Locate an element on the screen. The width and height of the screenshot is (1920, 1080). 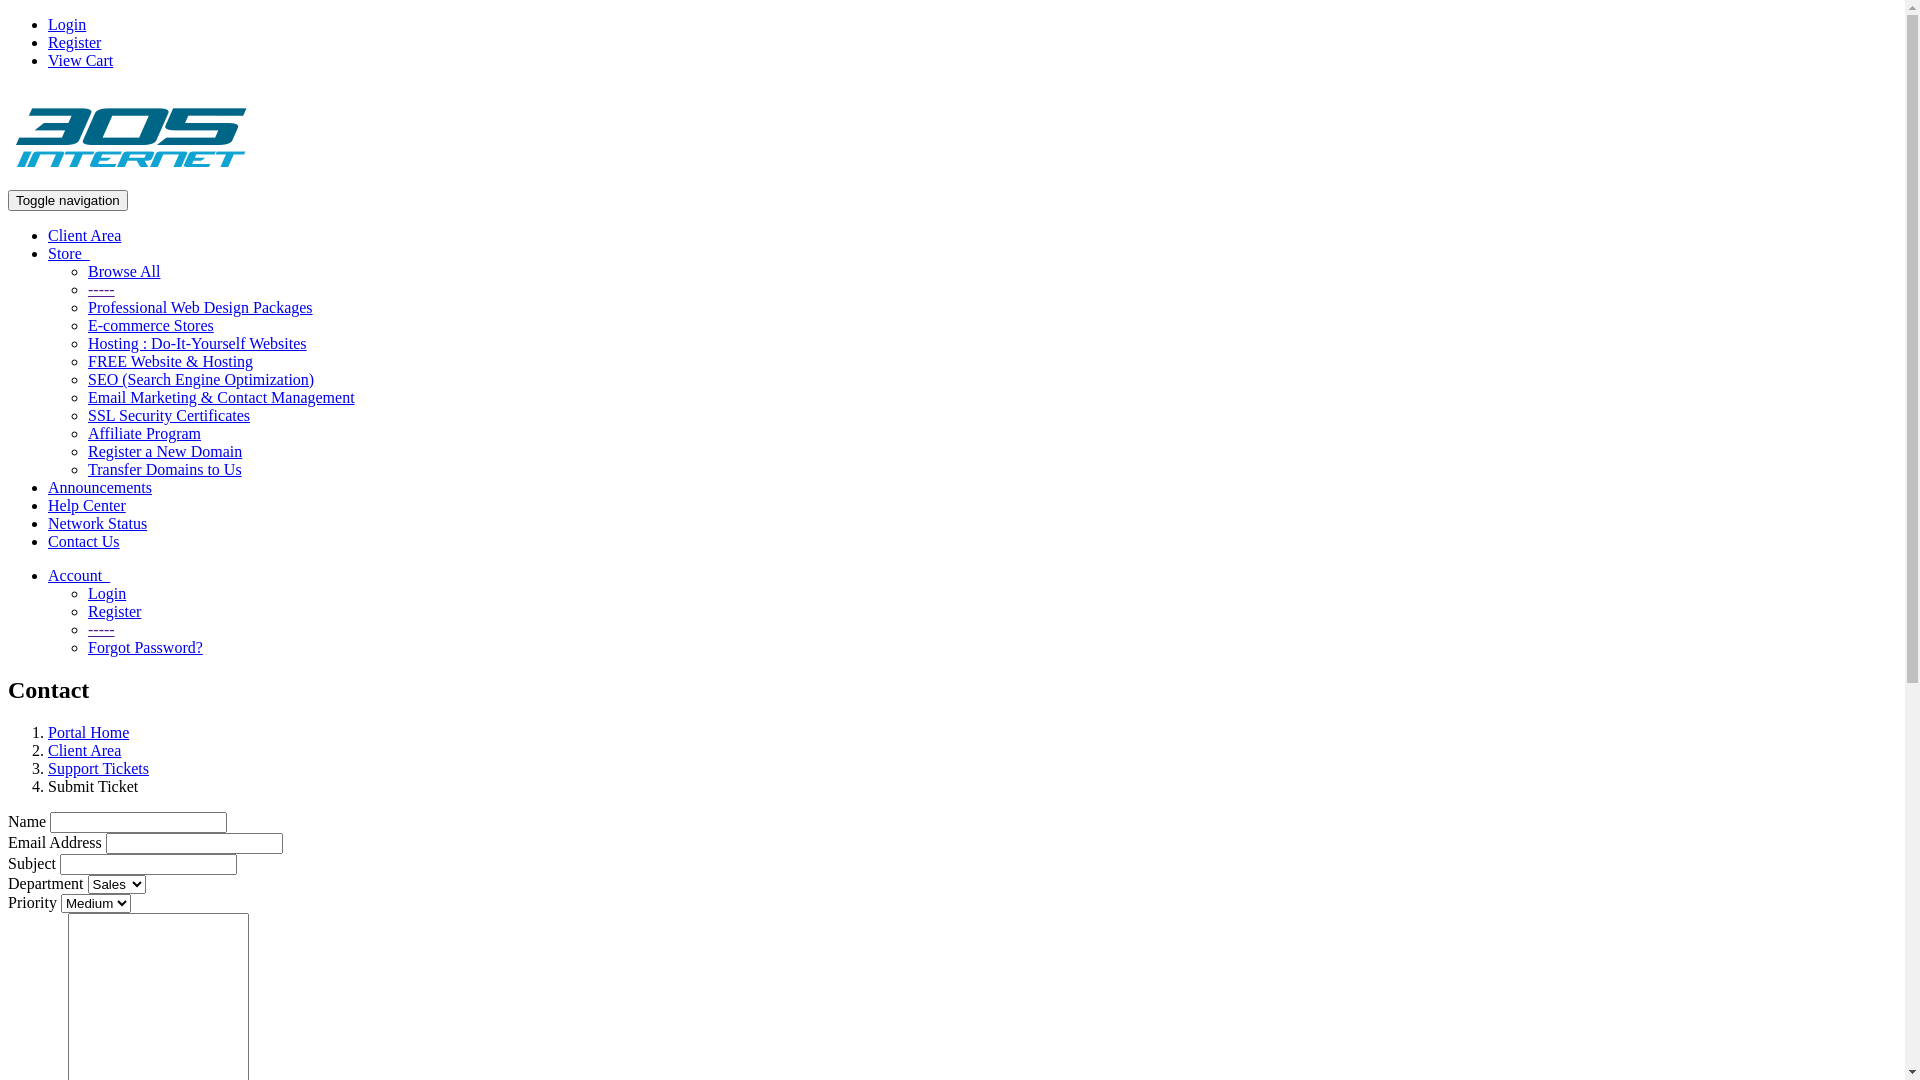
'-----' is located at coordinates (100, 289).